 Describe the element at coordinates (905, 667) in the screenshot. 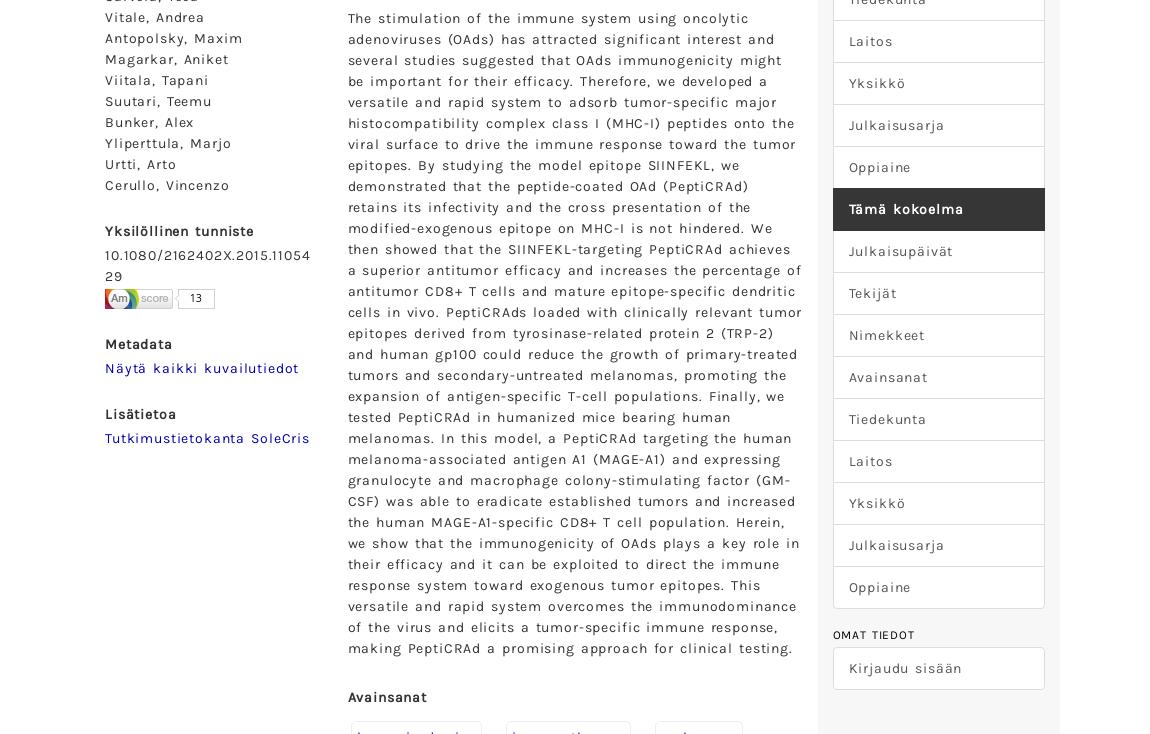

I see `'Kirjaudu sisään'` at that location.